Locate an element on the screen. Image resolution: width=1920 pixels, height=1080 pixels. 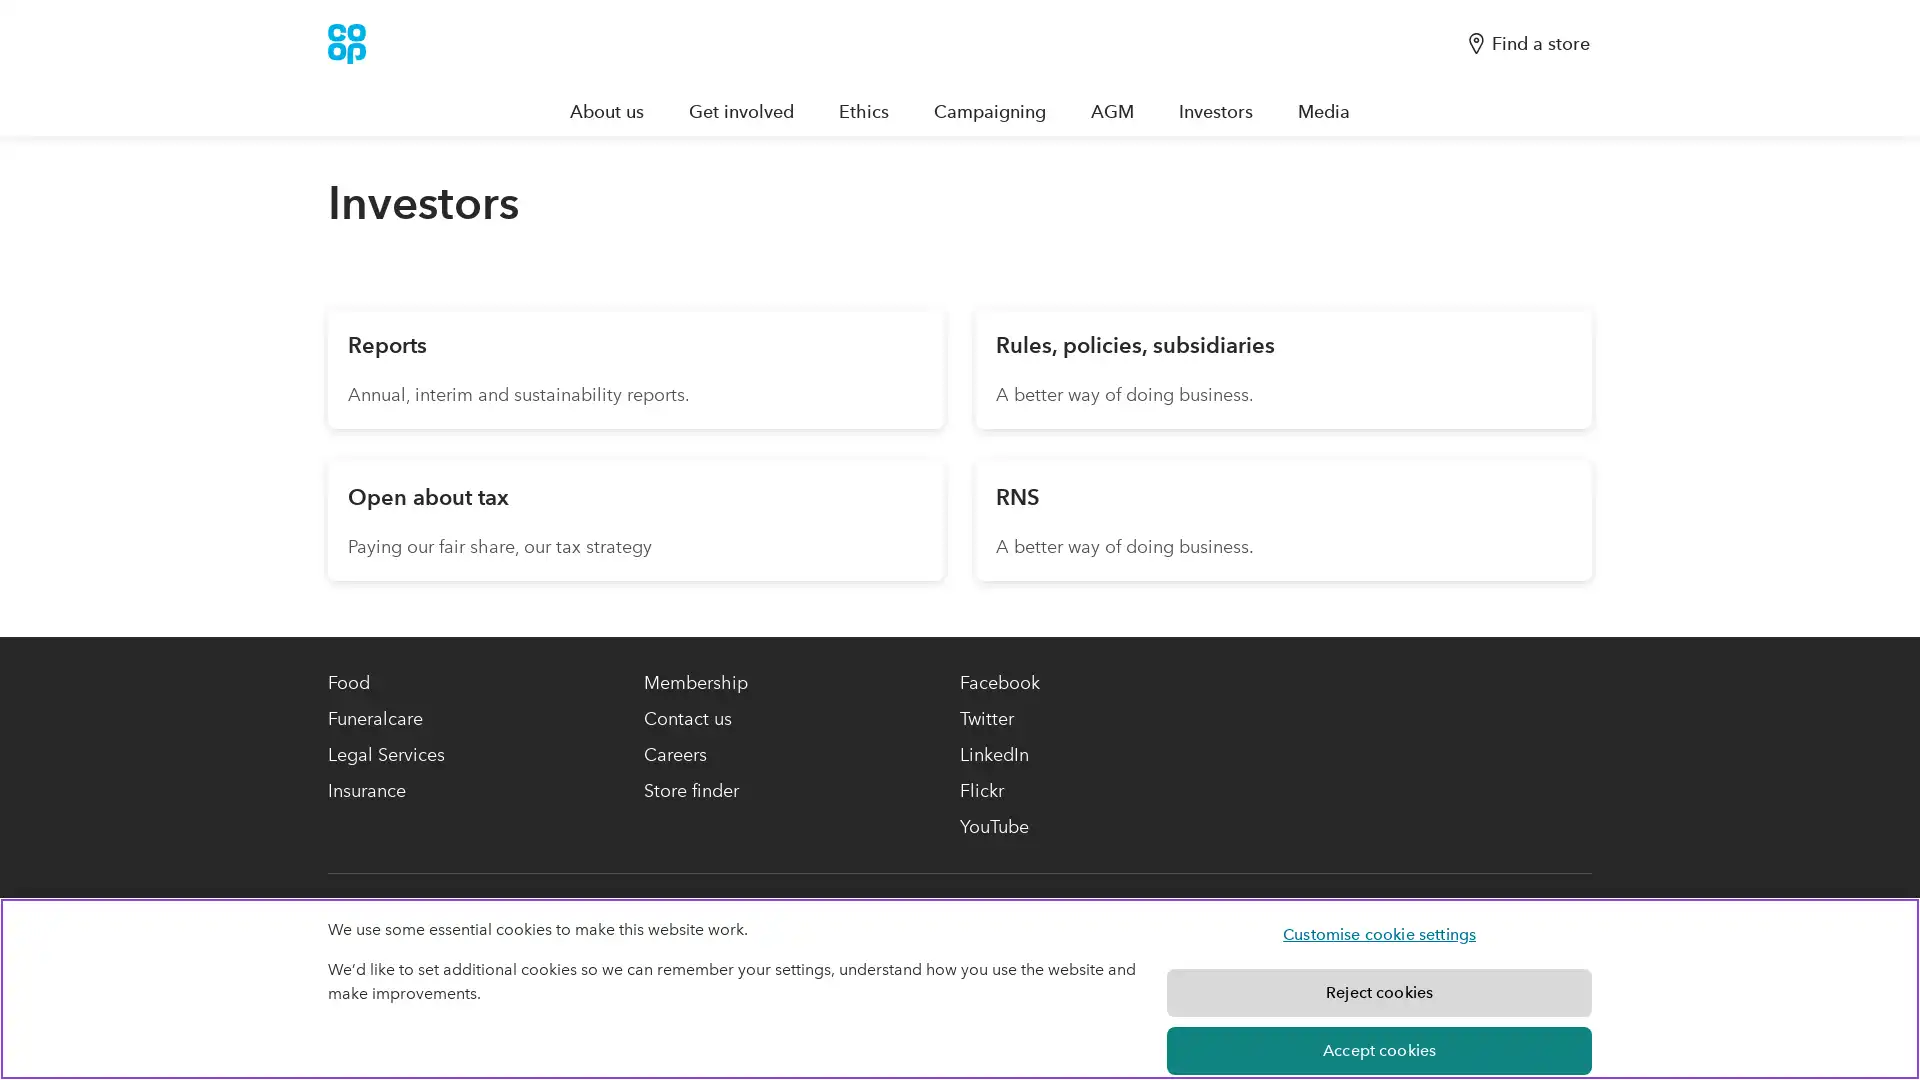
Customise cookie settings is located at coordinates (1377, 934).